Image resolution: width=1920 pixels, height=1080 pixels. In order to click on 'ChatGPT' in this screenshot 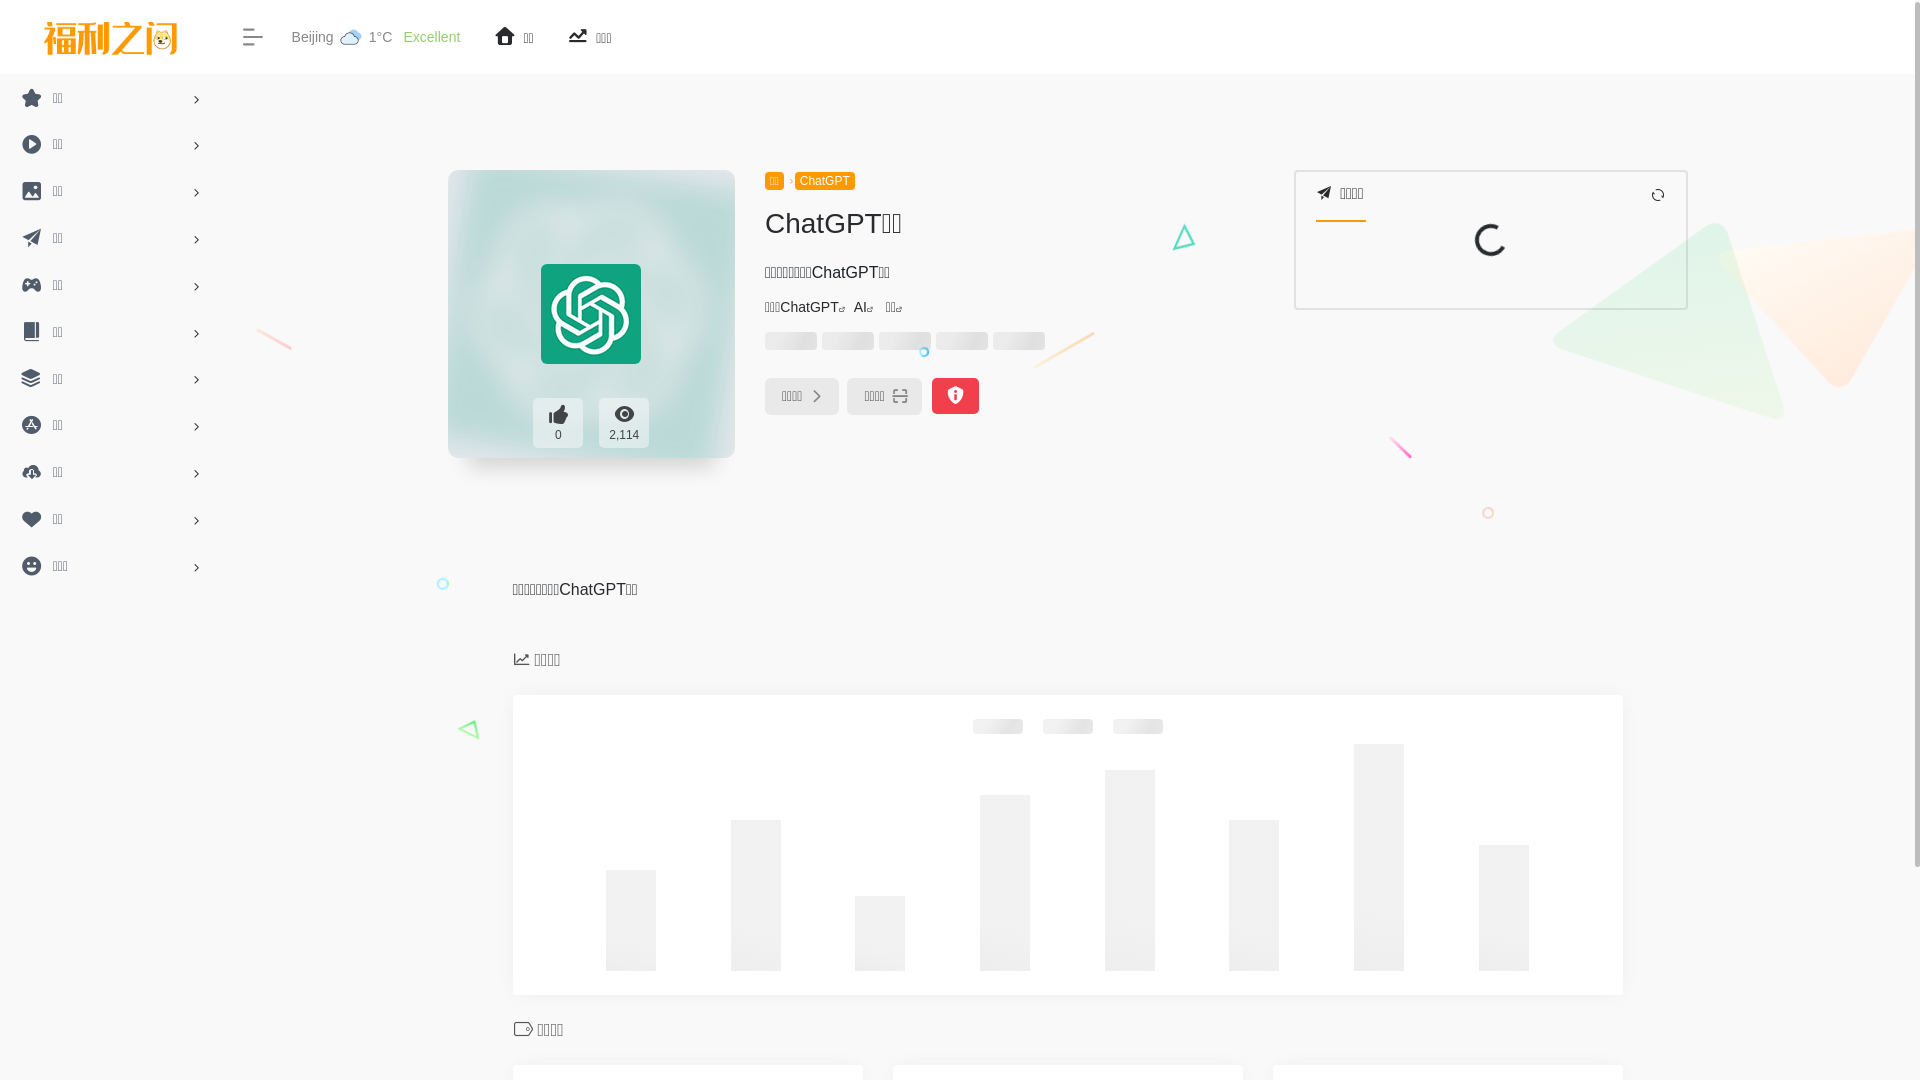, I will do `click(809, 307)`.